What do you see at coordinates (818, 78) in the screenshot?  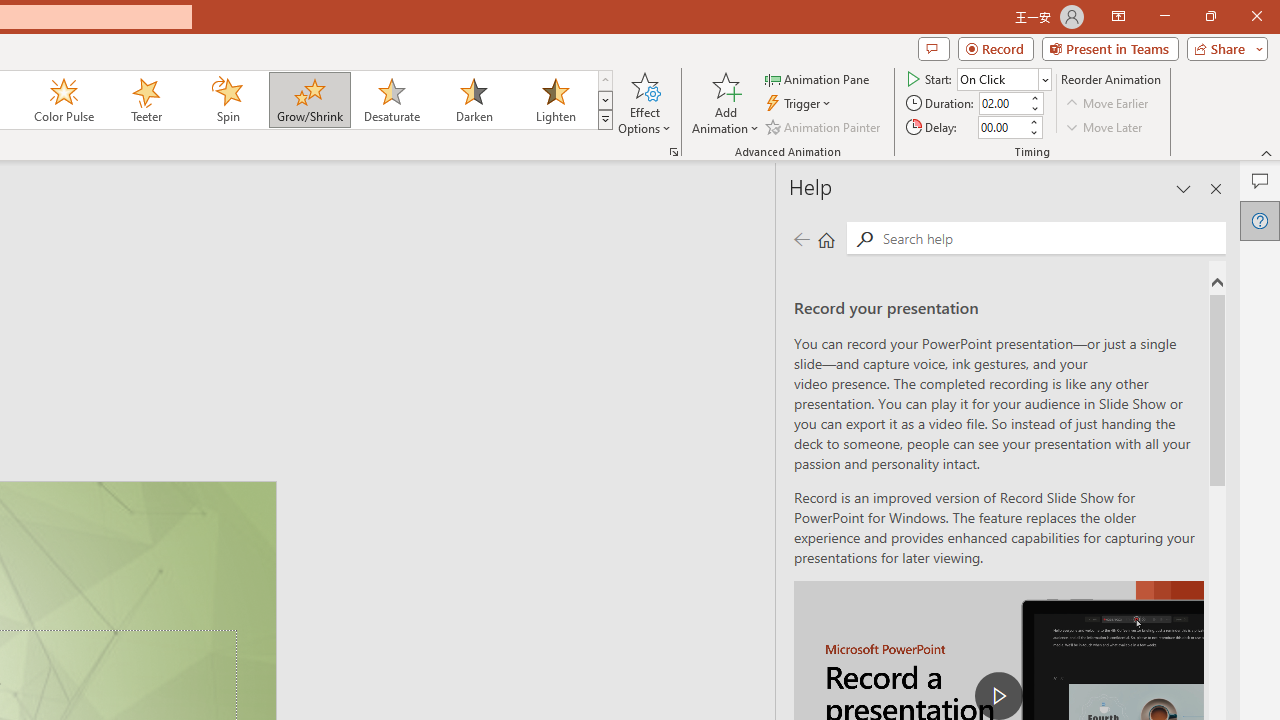 I see `'Animation Pane'` at bounding box center [818, 78].